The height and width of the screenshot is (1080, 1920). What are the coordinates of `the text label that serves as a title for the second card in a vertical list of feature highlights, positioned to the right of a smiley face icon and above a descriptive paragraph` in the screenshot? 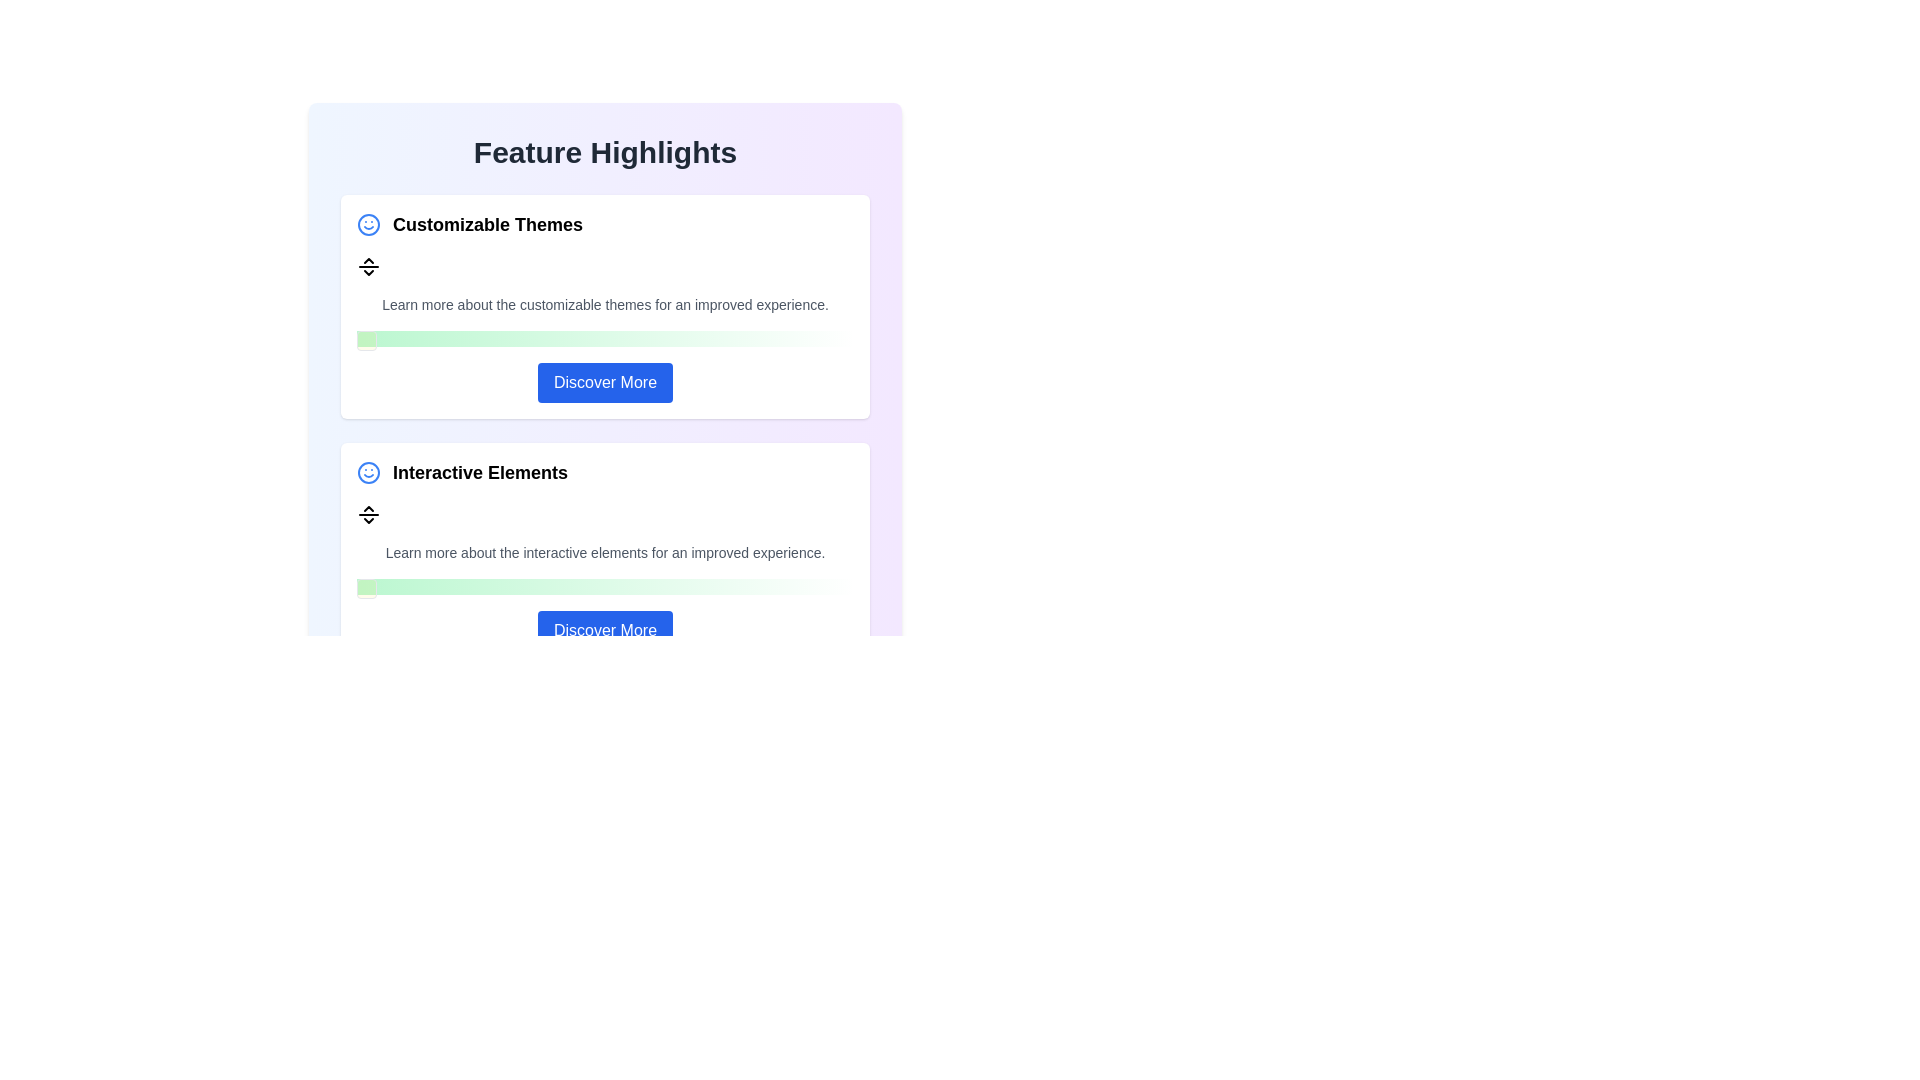 It's located at (480, 473).